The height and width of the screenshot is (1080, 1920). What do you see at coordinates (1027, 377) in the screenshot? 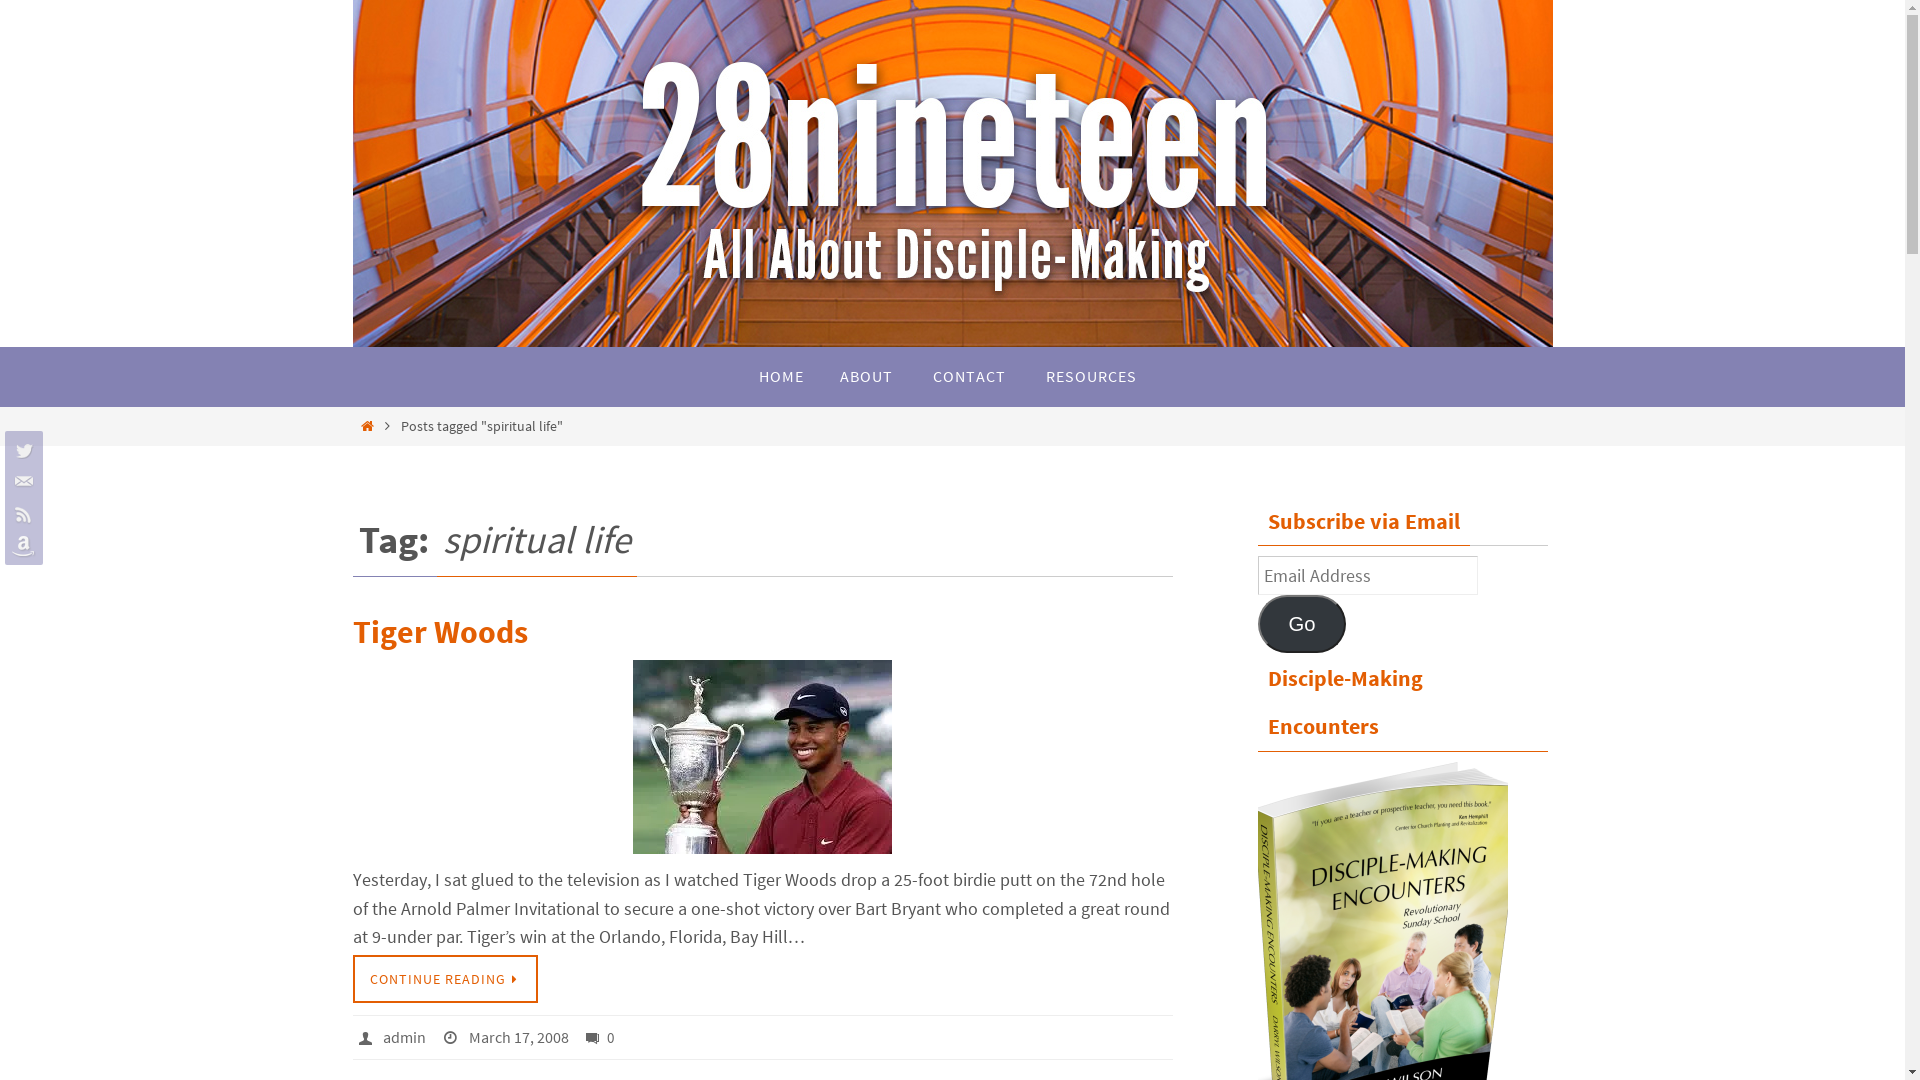
I see `'RESOURCES'` at bounding box center [1027, 377].